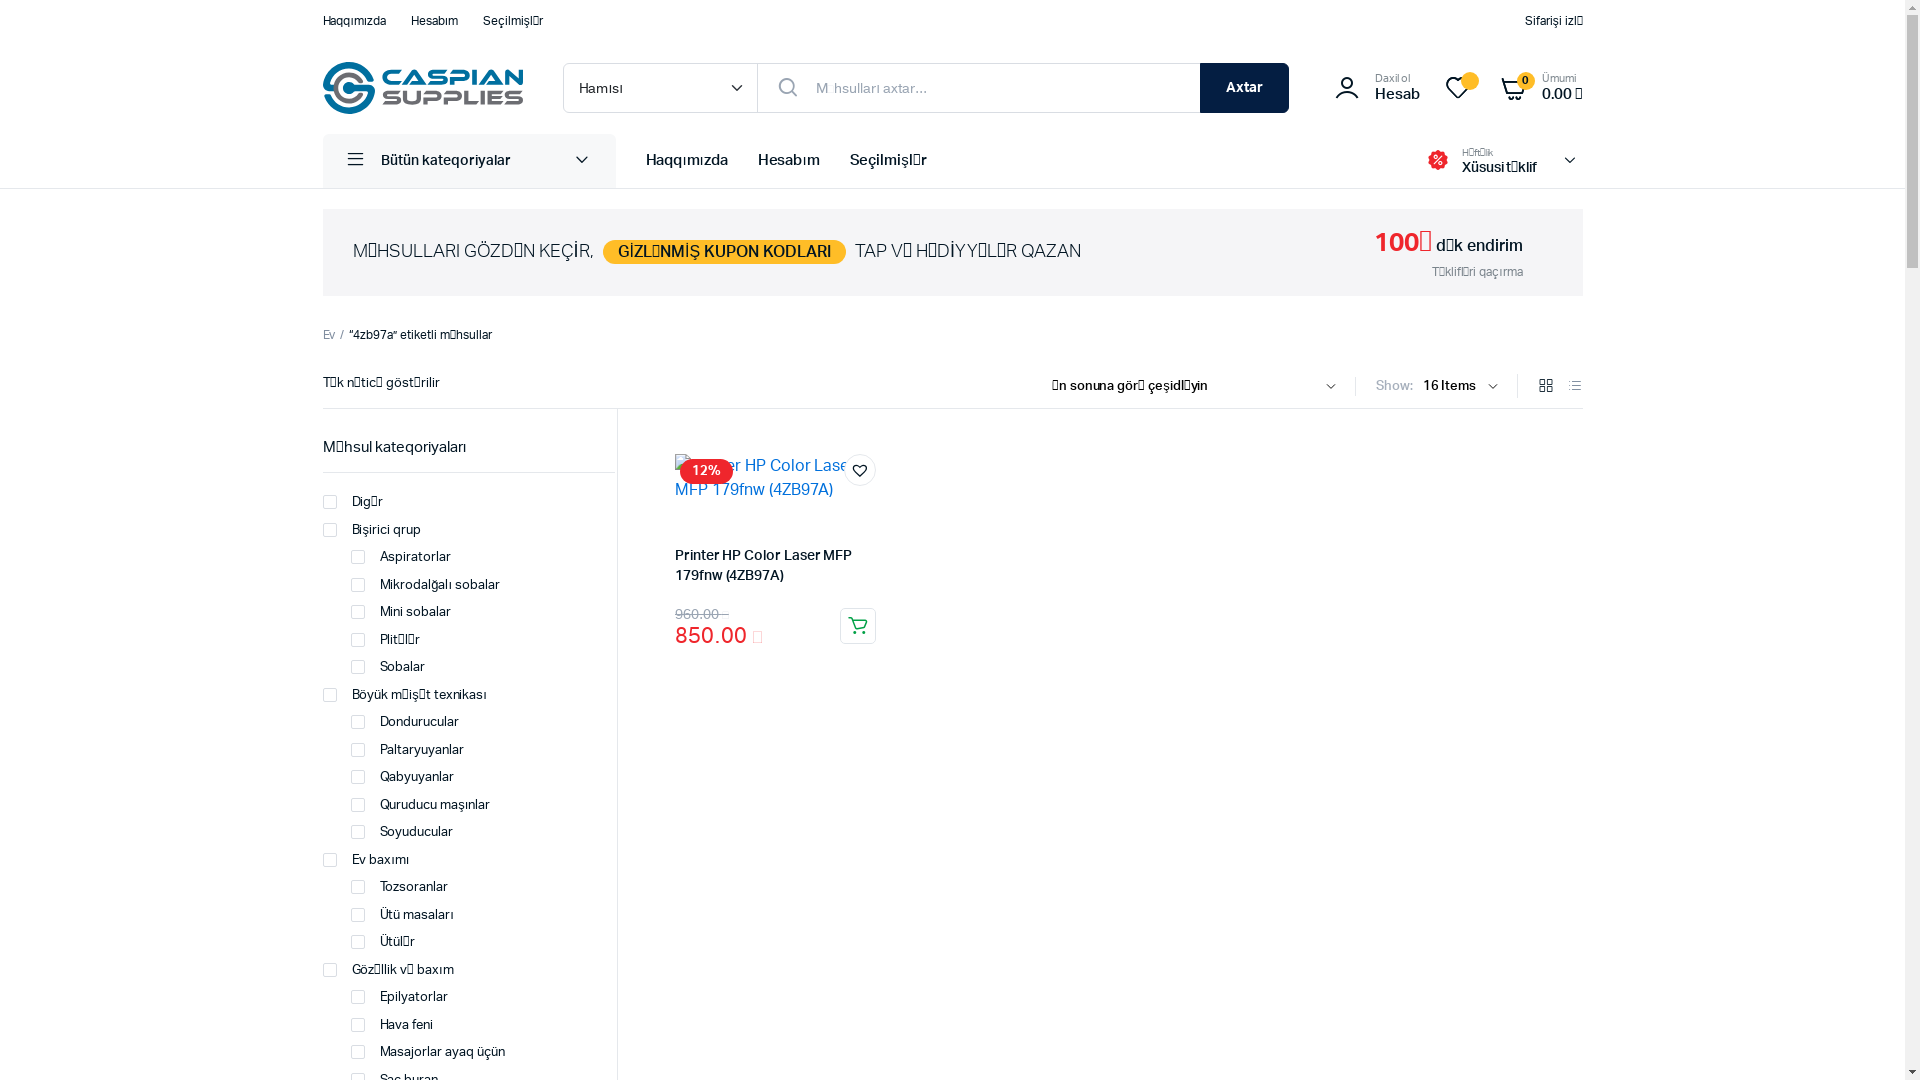 The height and width of the screenshot is (1080, 1920). What do you see at coordinates (1373, 87) in the screenshot?
I see `'Daxil ol` at bounding box center [1373, 87].